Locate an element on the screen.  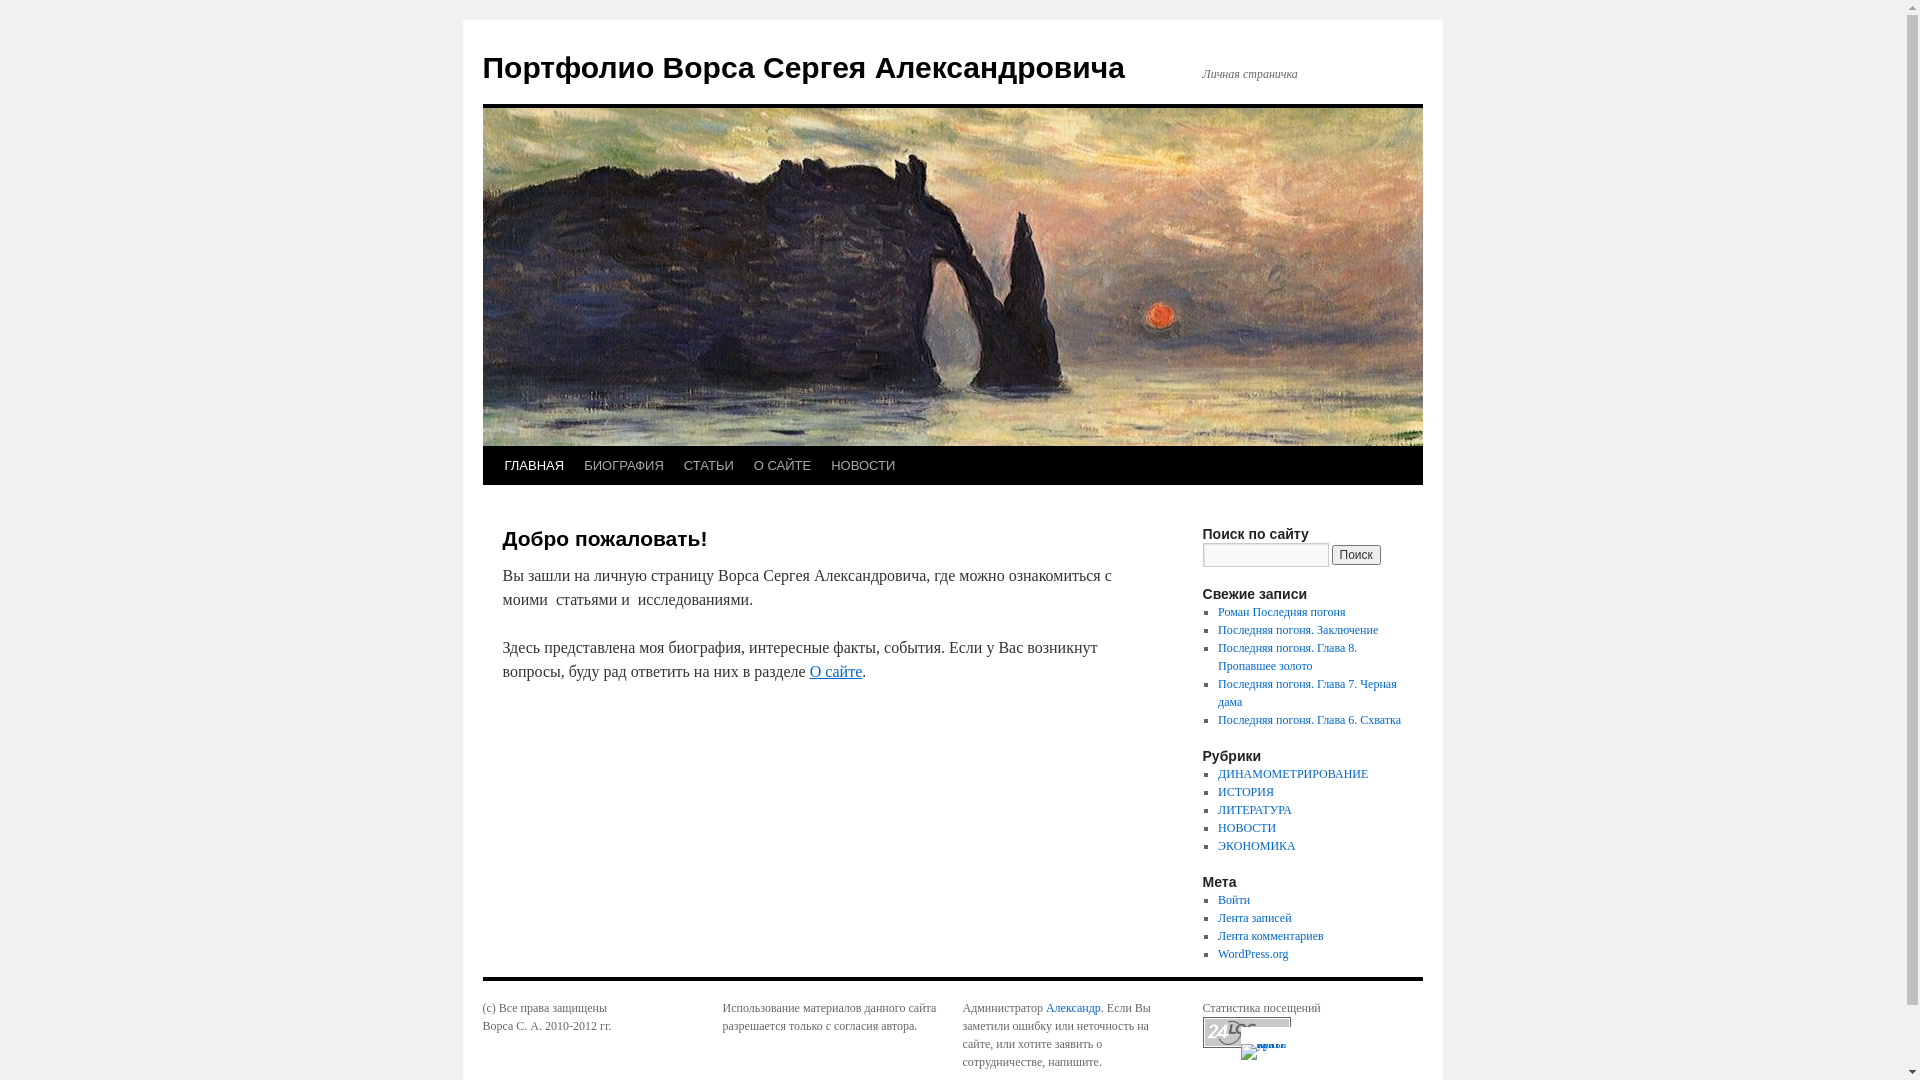
'WordPress.org' is located at coordinates (1251, 952).